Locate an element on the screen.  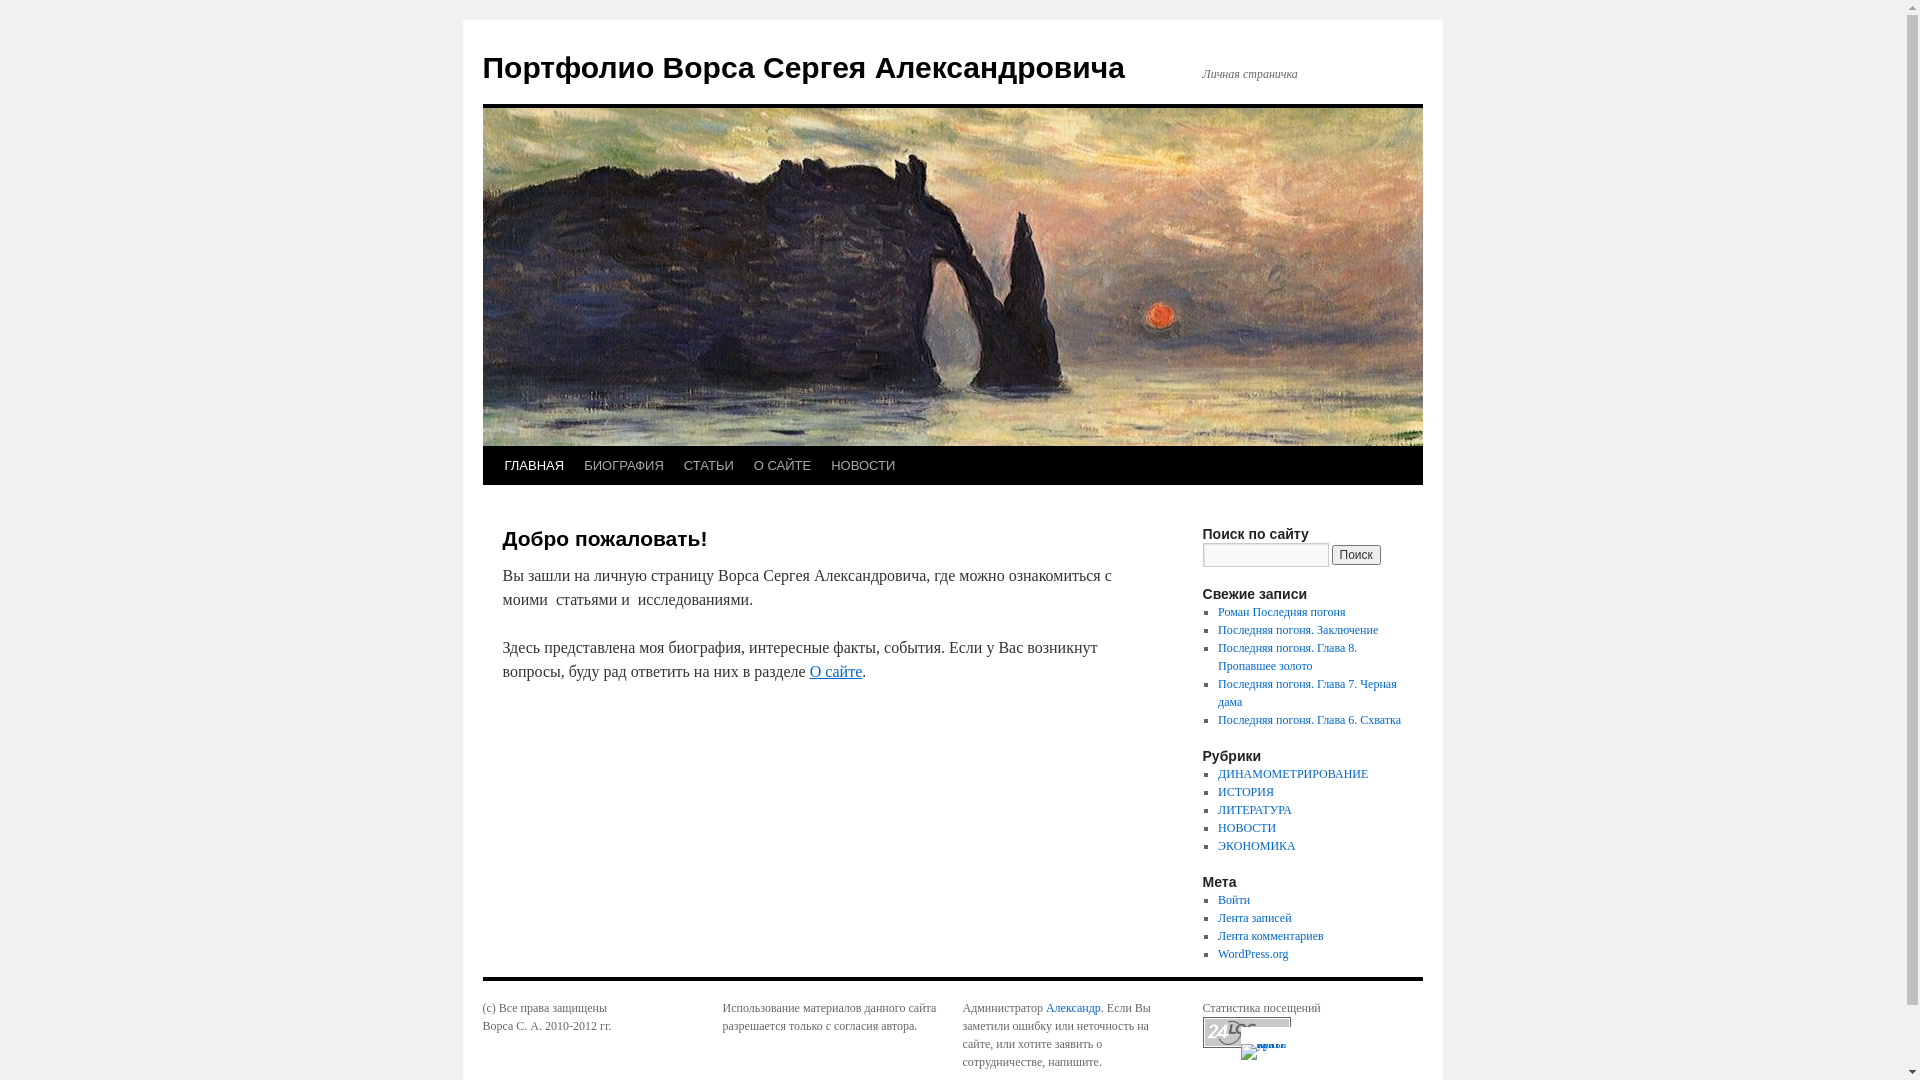
'WordPress.org' is located at coordinates (1251, 952).